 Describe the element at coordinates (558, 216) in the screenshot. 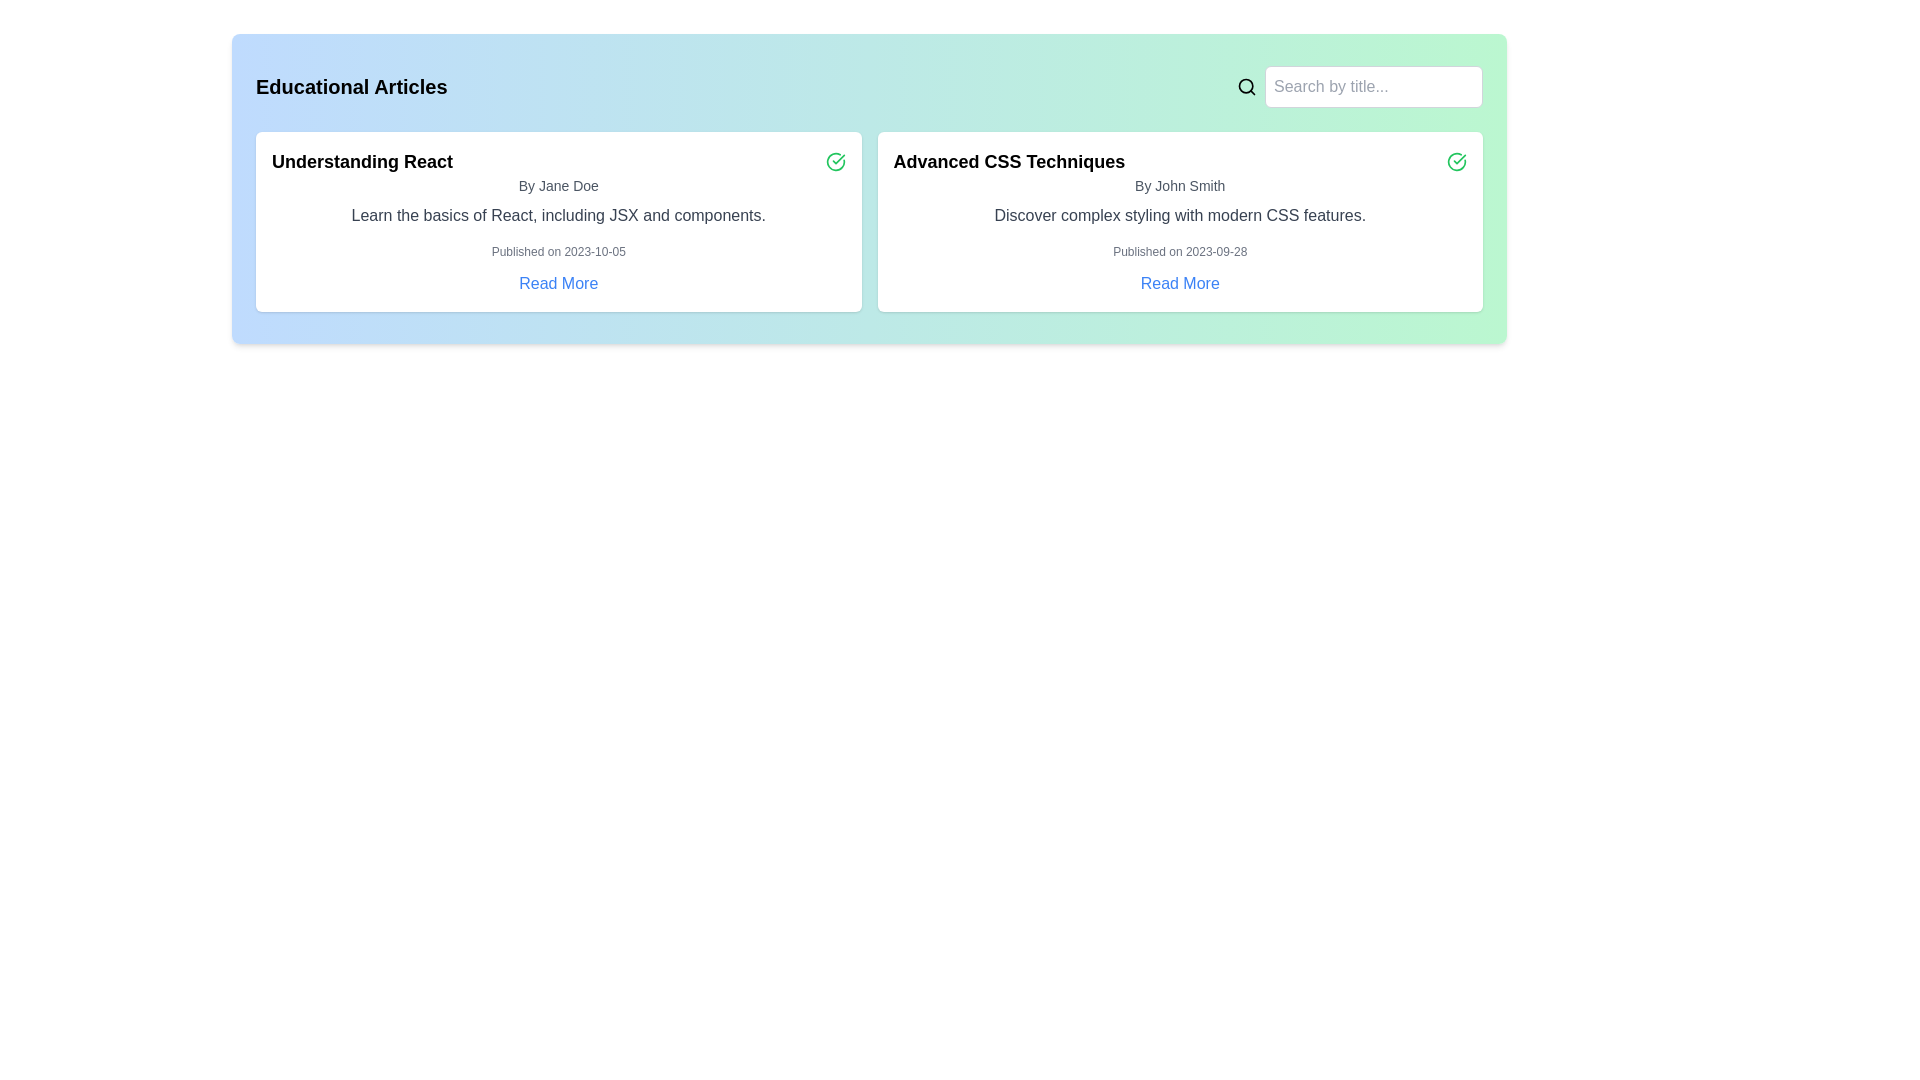

I see `the text block that provides a summary of the 'Understanding React' article, located under 'By Jane Doe' and above 'Published on 2023-10-05'` at that location.